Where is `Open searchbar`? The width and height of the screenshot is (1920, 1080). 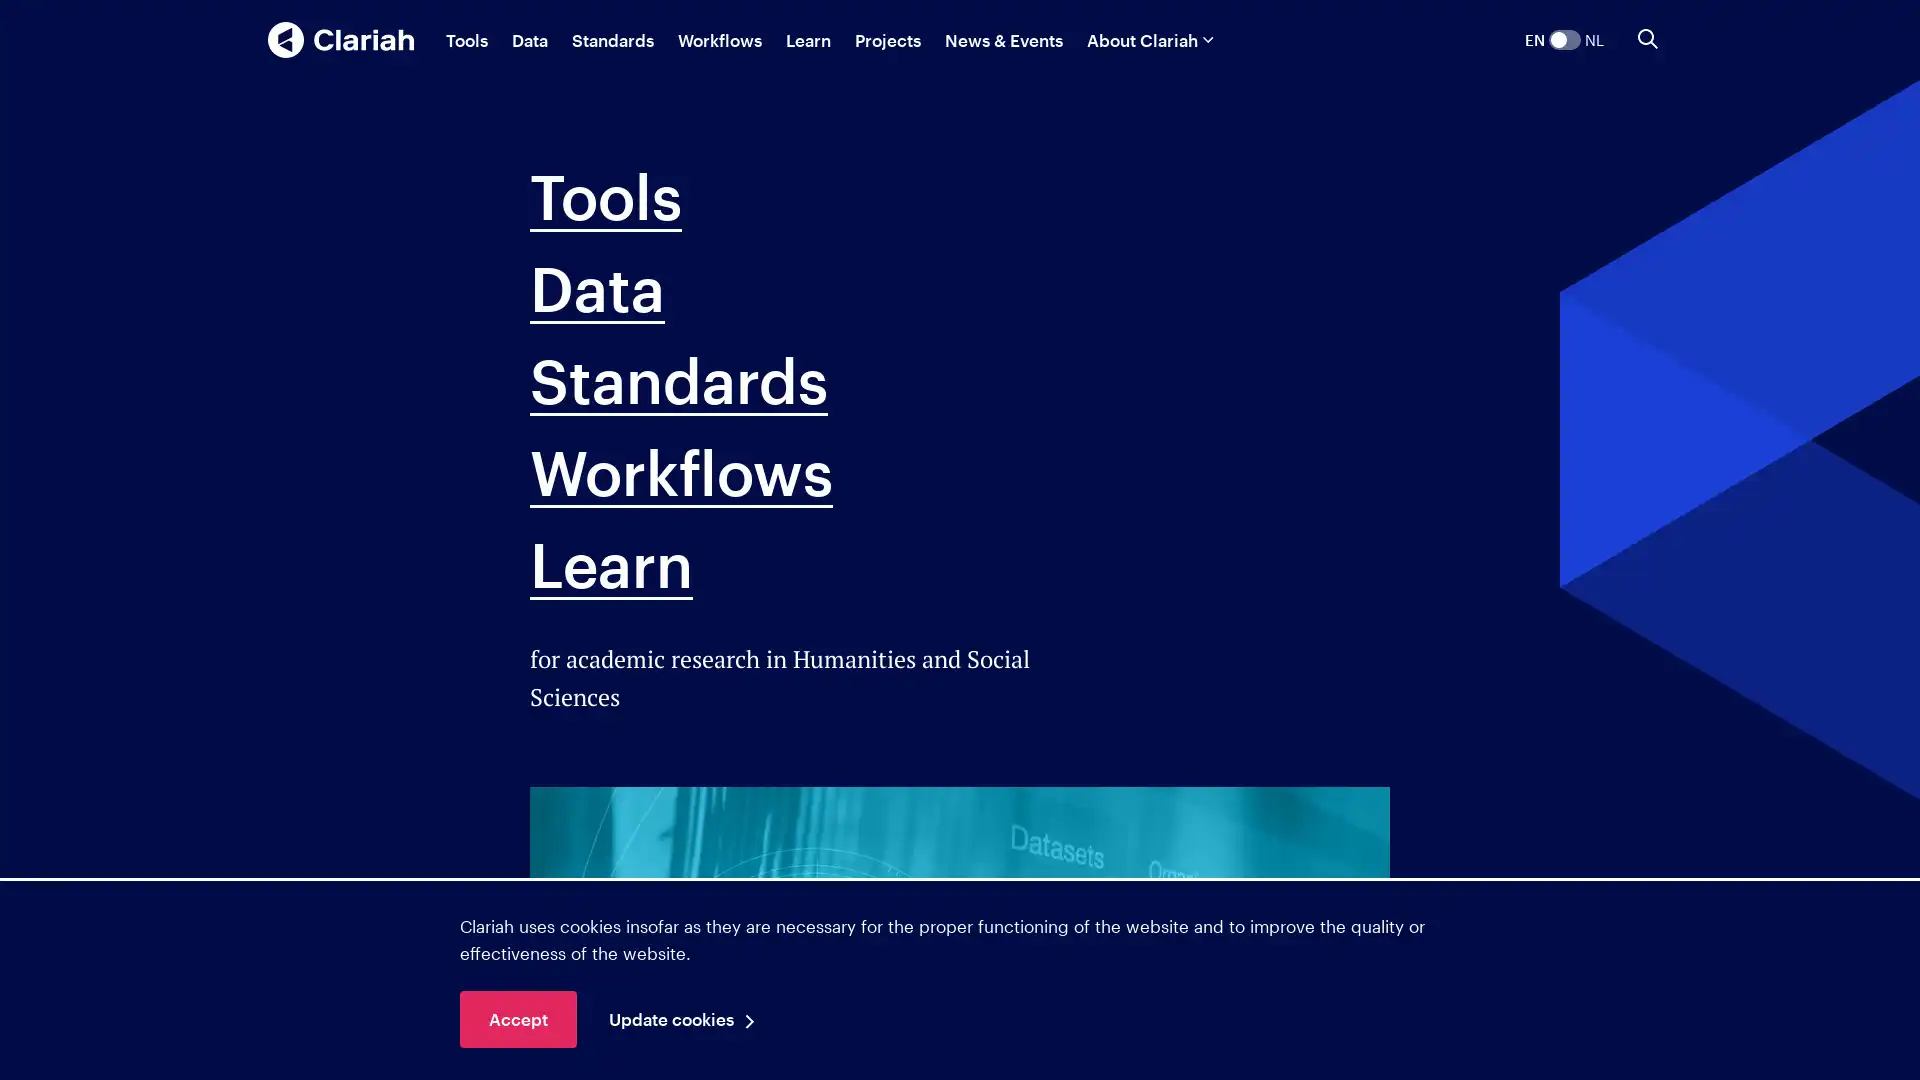 Open searchbar is located at coordinates (1647, 39).